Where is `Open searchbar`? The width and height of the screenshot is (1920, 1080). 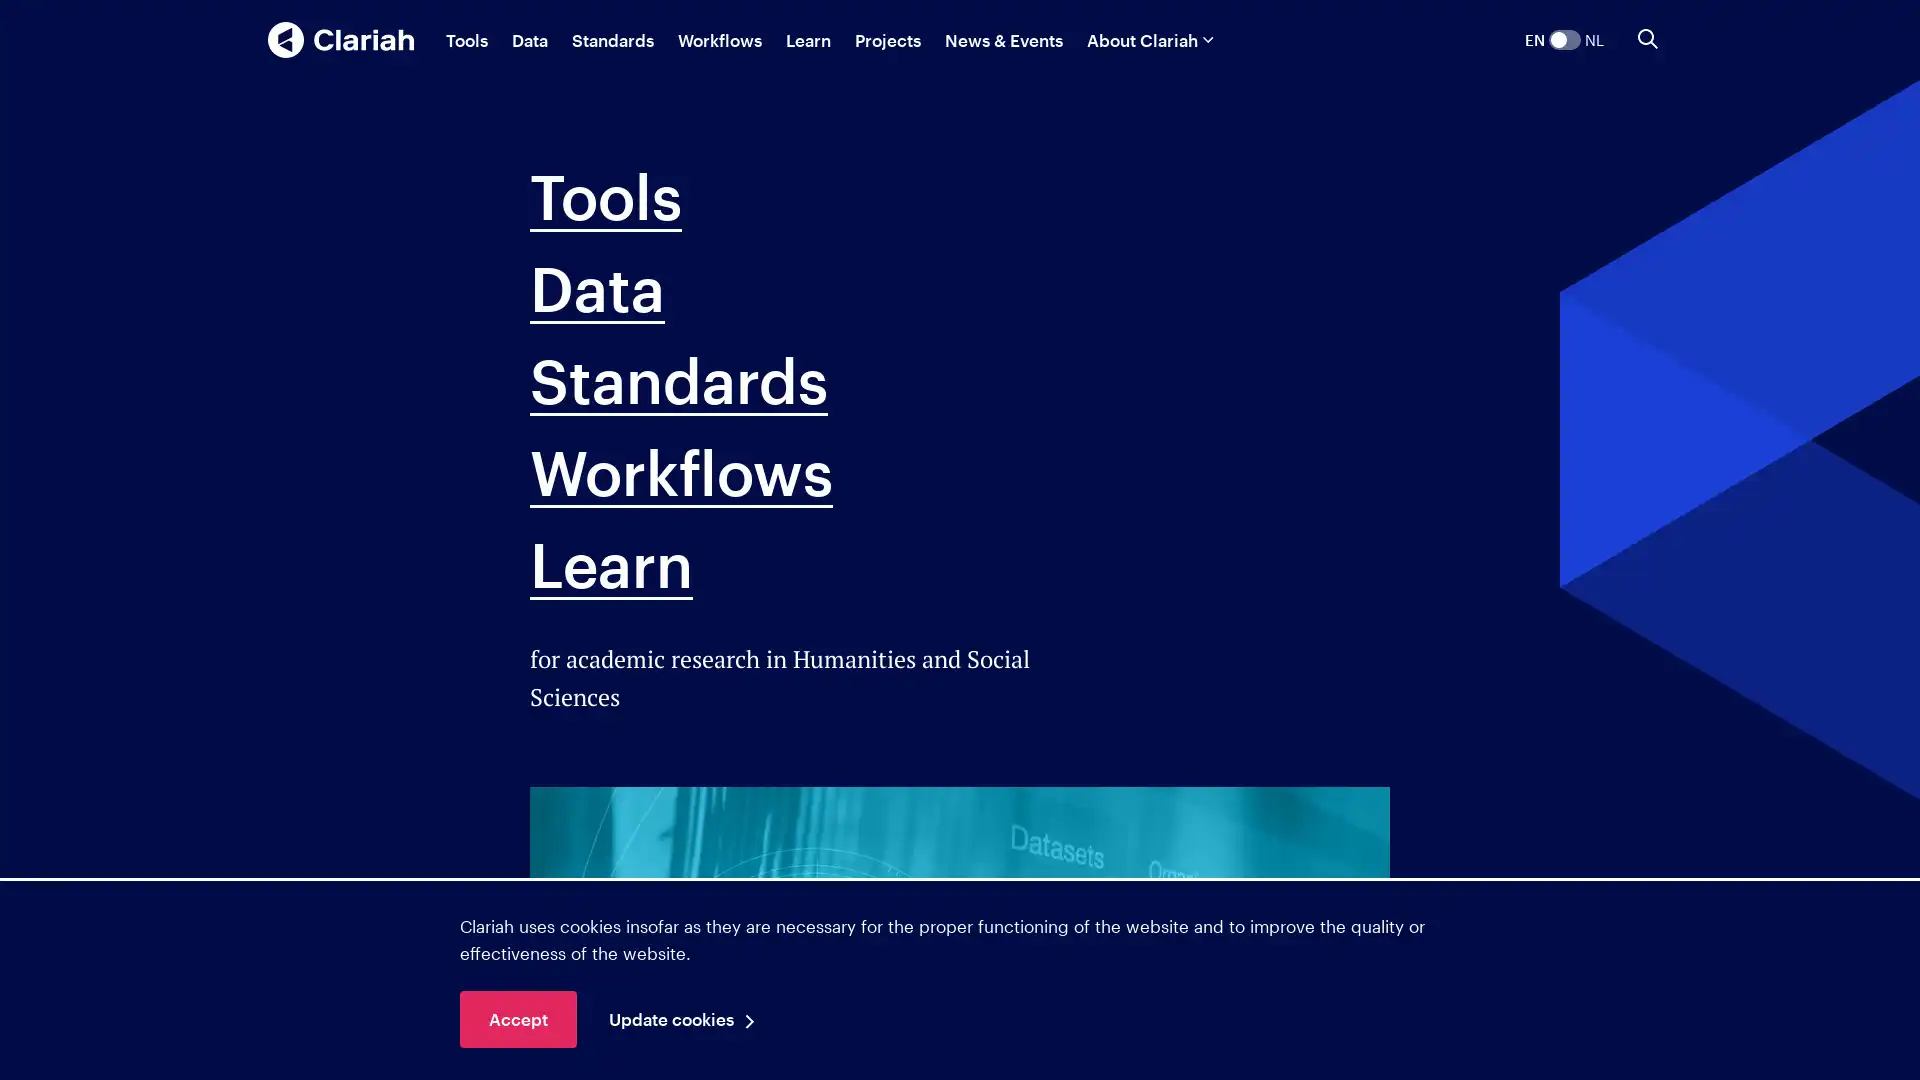 Open searchbar is located at coordinates (1647, 39).